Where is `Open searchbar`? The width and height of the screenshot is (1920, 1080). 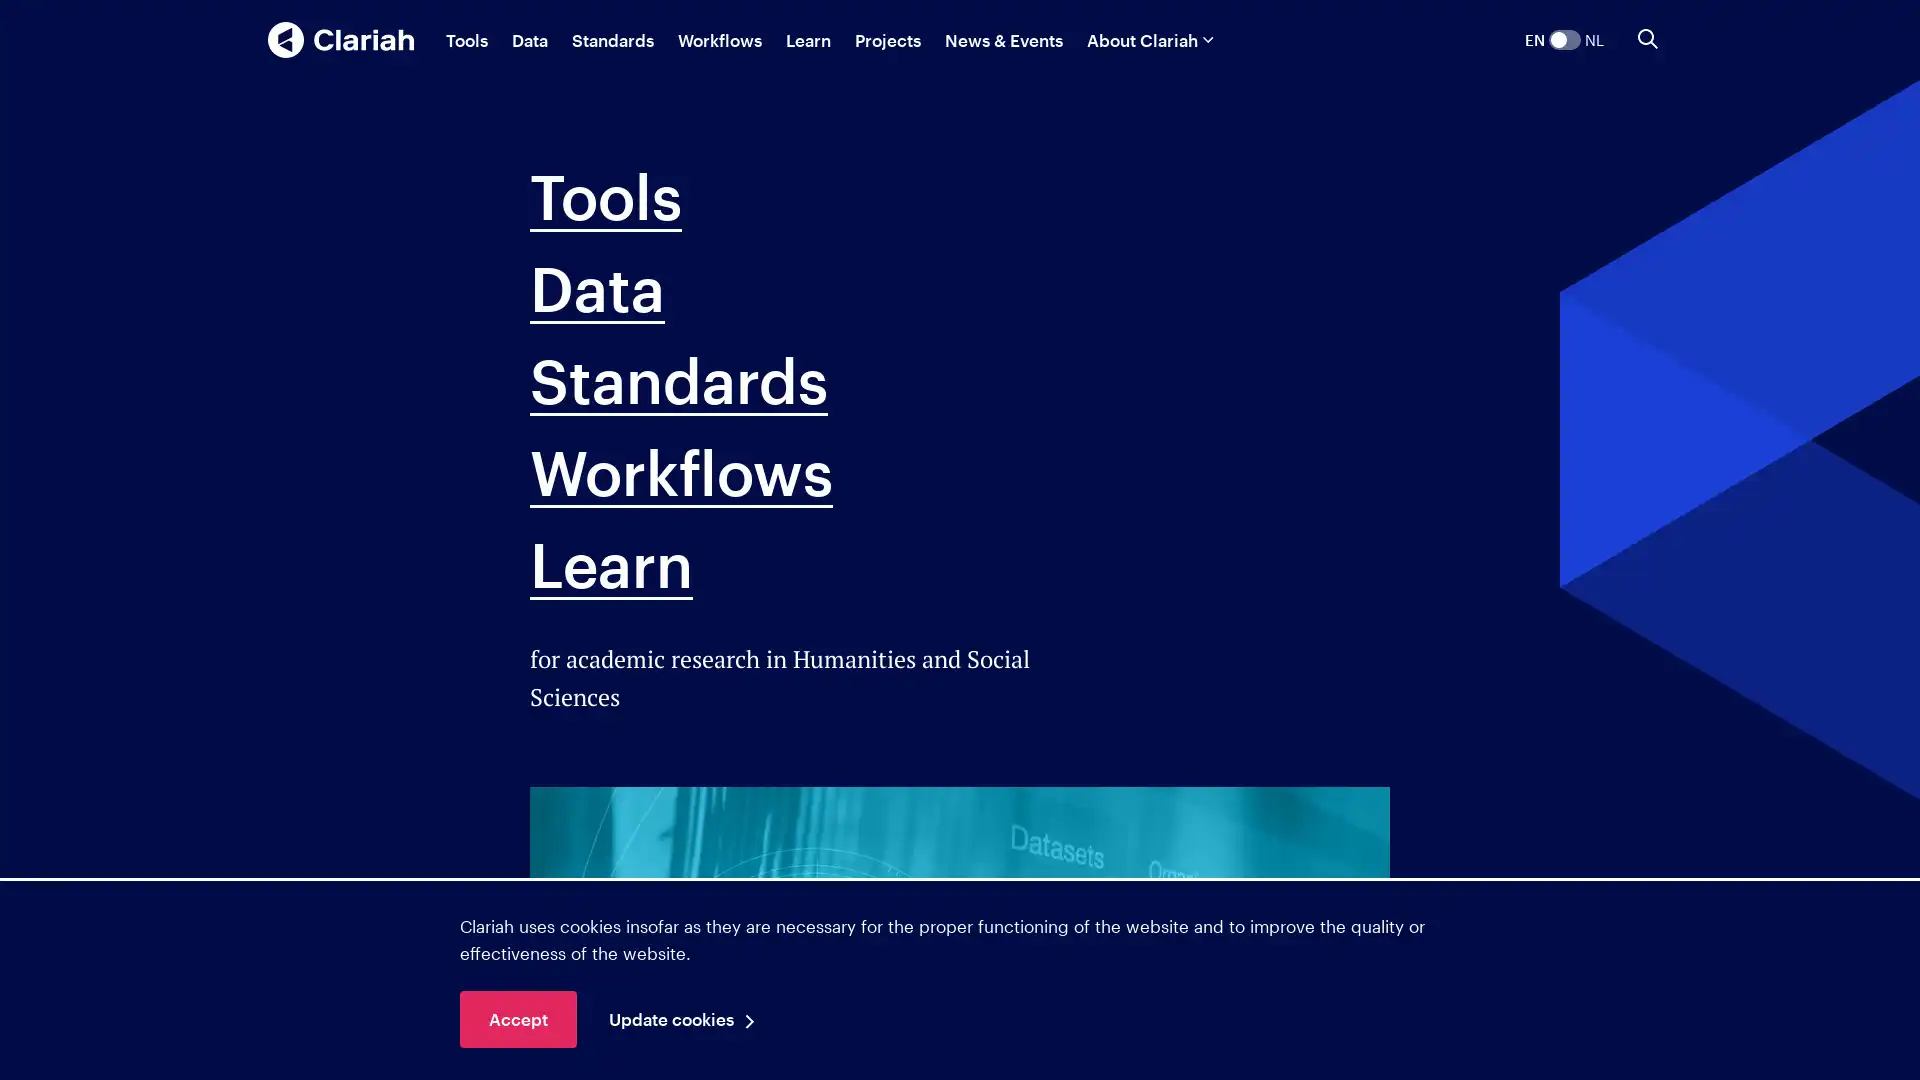 Open searchbar is located at coordinates (1647, 39).